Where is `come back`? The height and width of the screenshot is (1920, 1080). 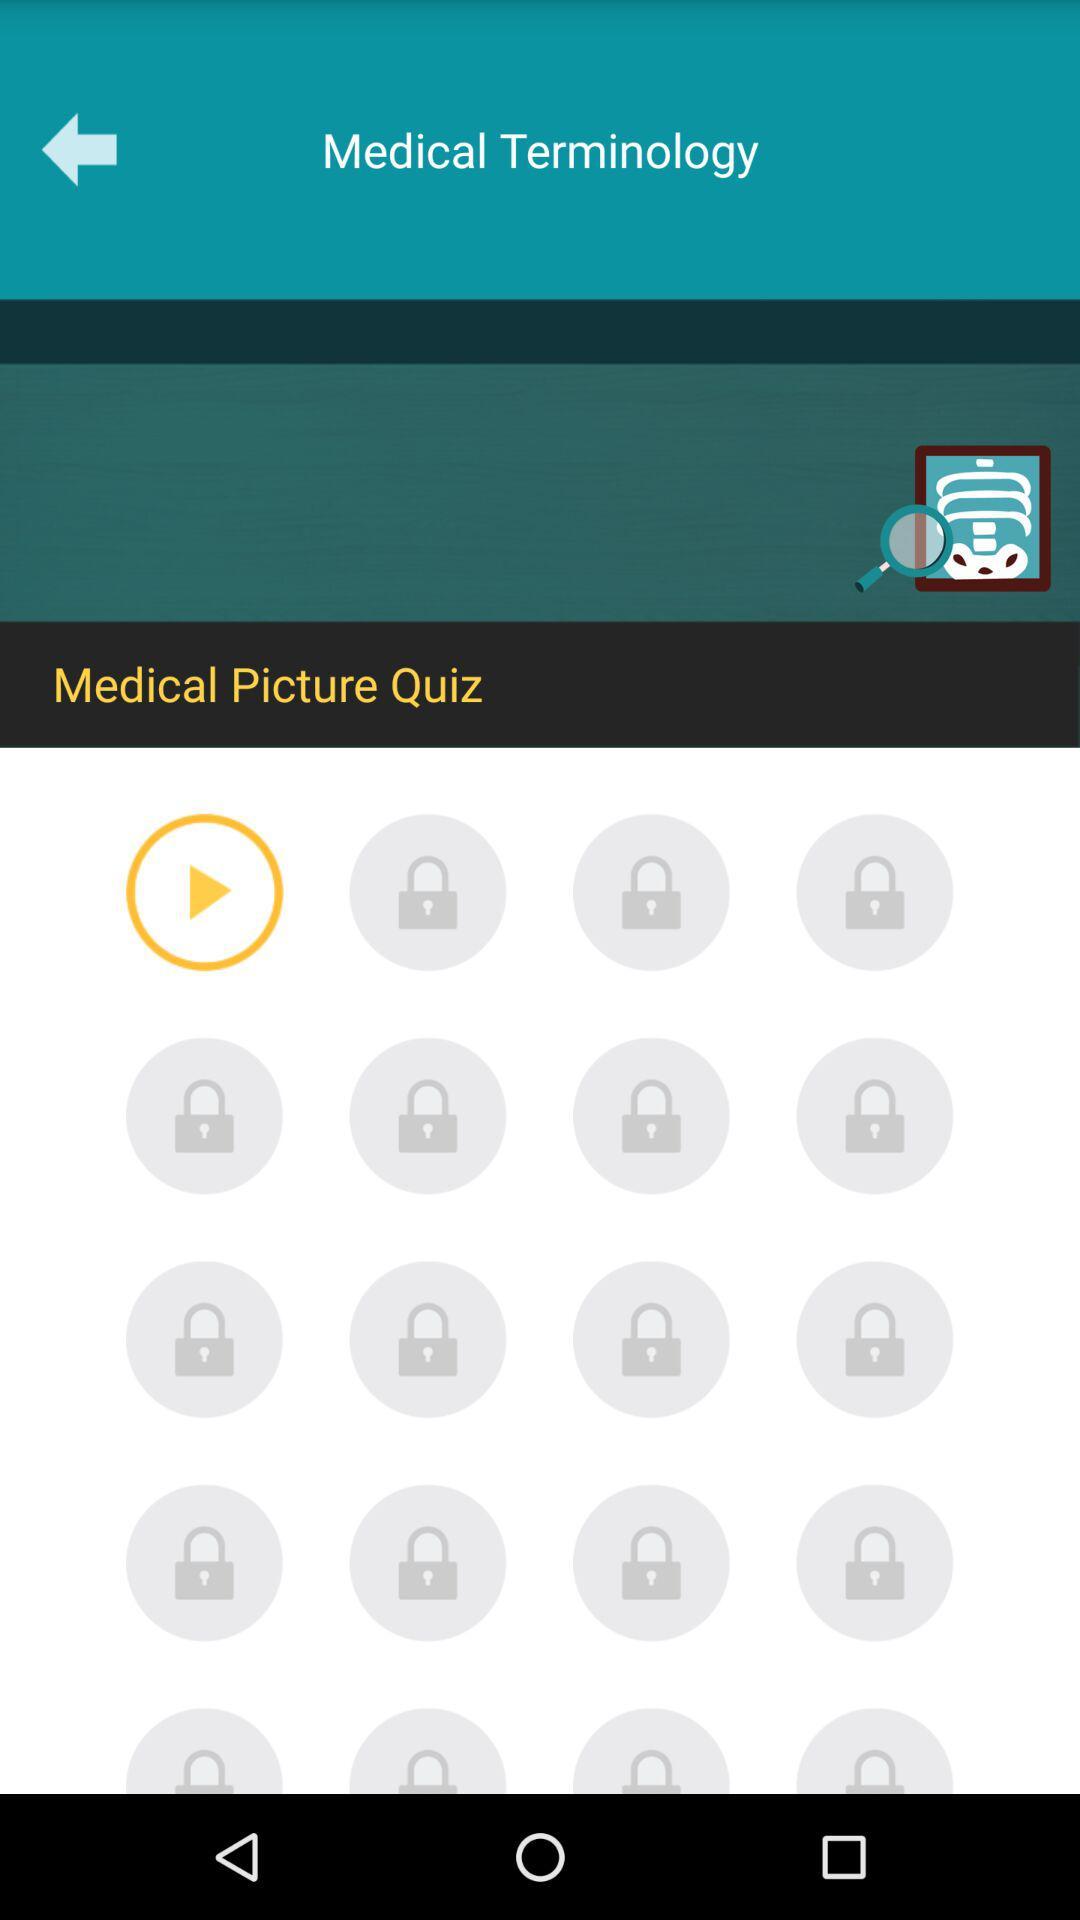
come back is located at coordinates (651, 1749).